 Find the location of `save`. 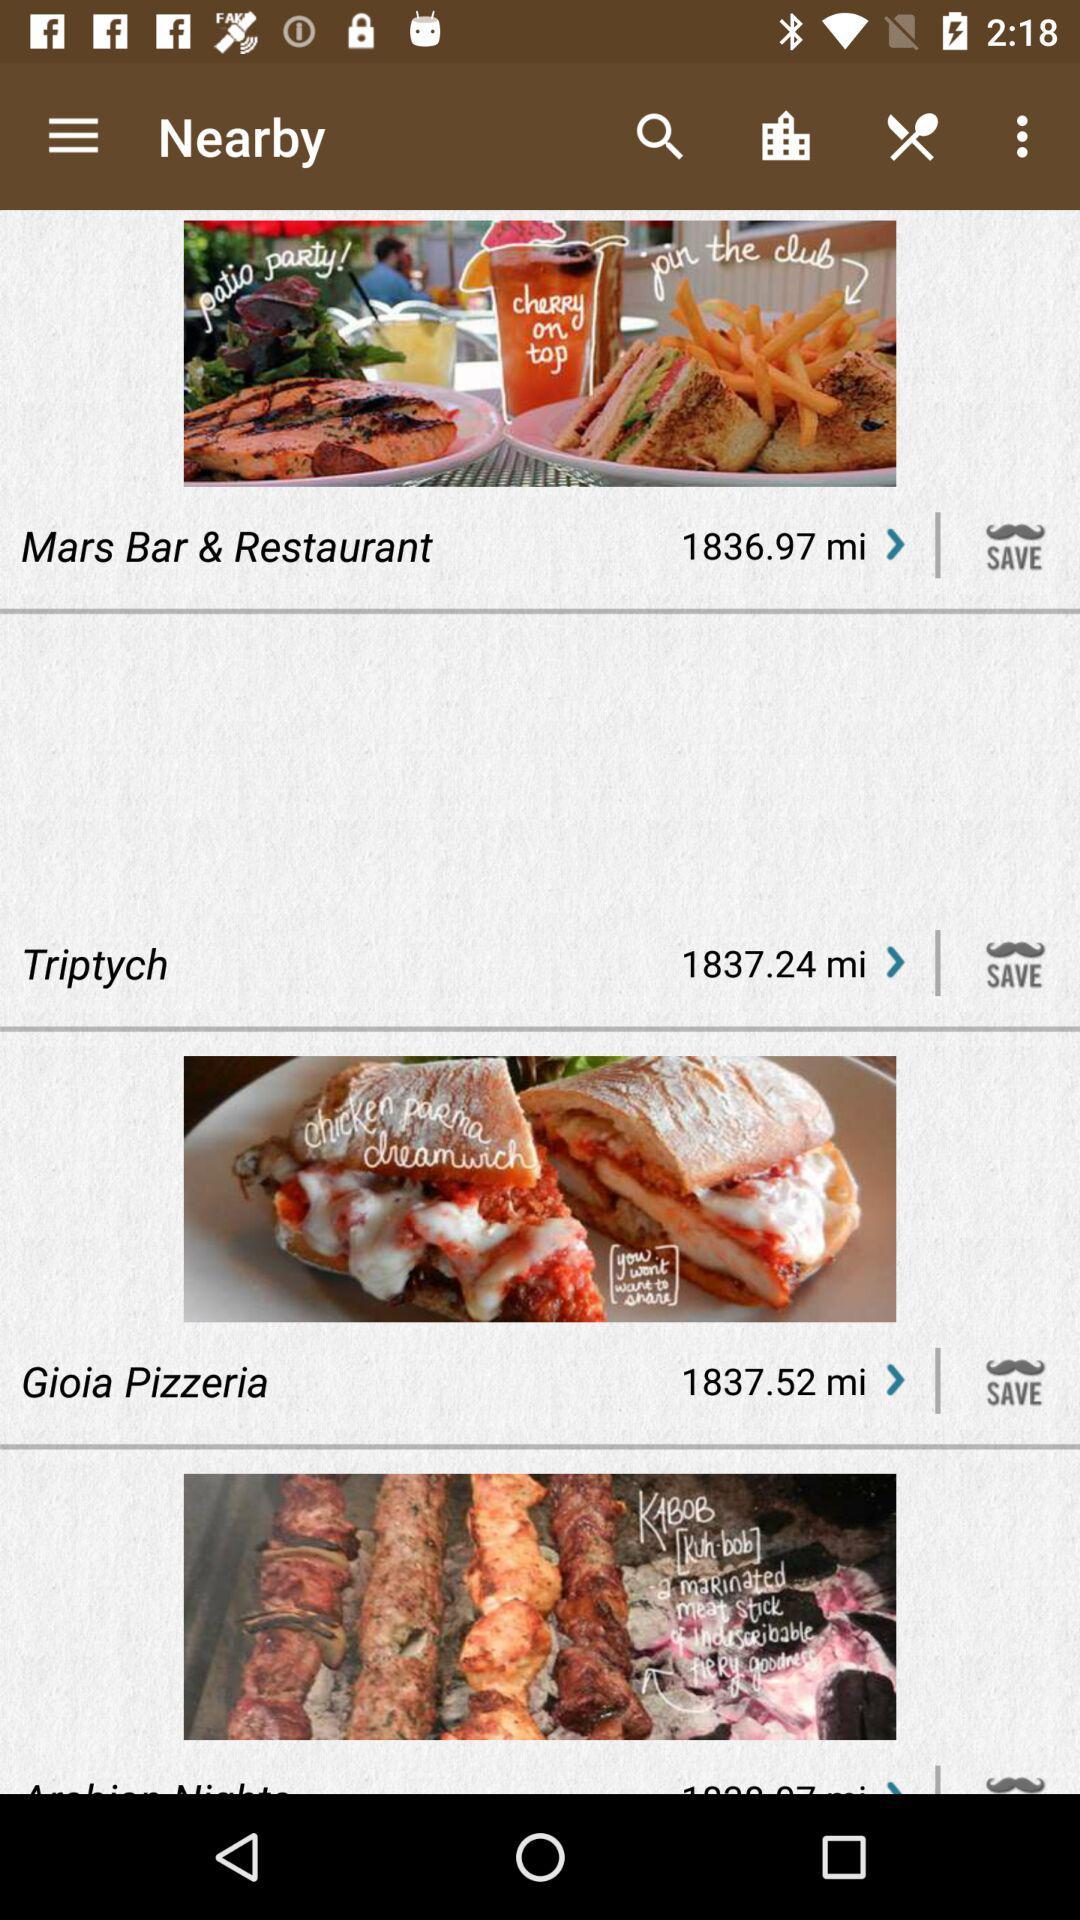

save is located at coordinates (1015, 1379).